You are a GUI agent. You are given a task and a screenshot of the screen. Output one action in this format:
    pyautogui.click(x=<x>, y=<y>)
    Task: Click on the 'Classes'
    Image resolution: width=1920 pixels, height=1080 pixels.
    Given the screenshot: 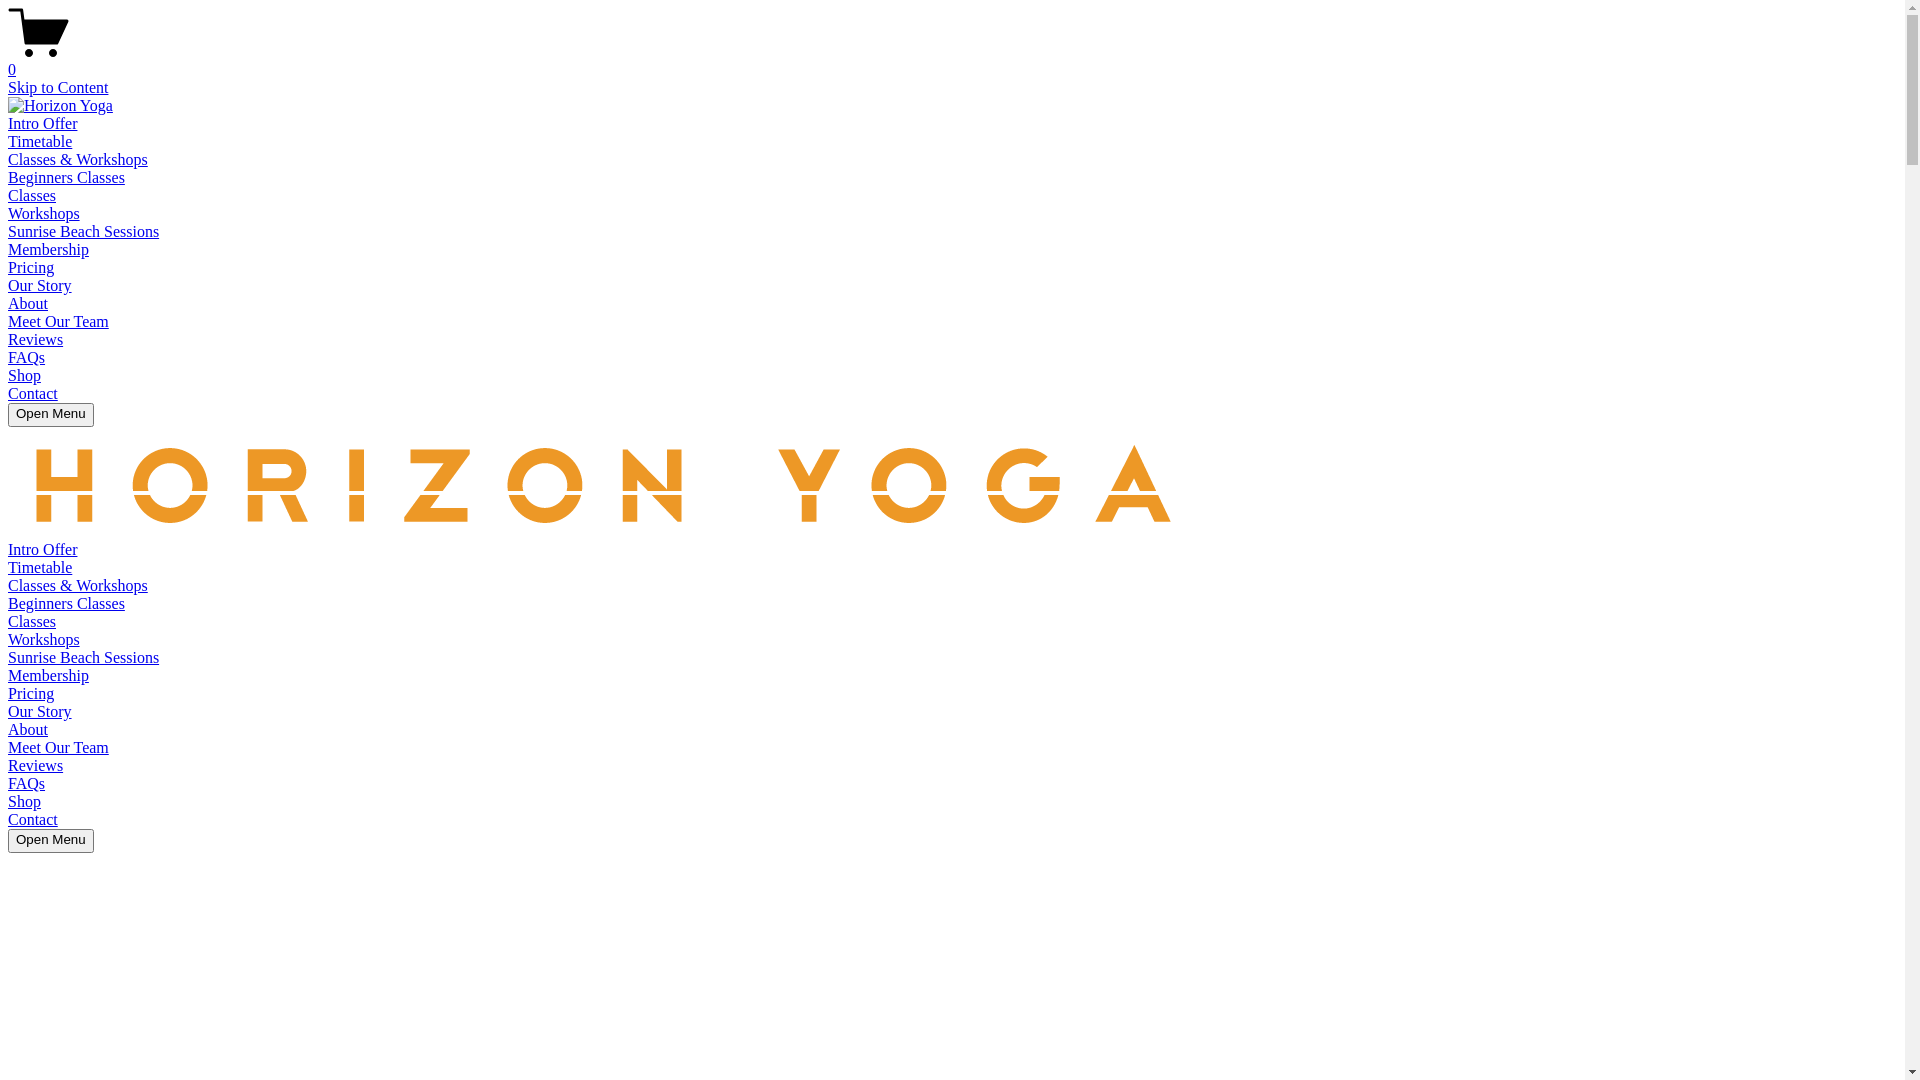 What is the action you would take?
    pyautogui.click(x=32, y=195)
    